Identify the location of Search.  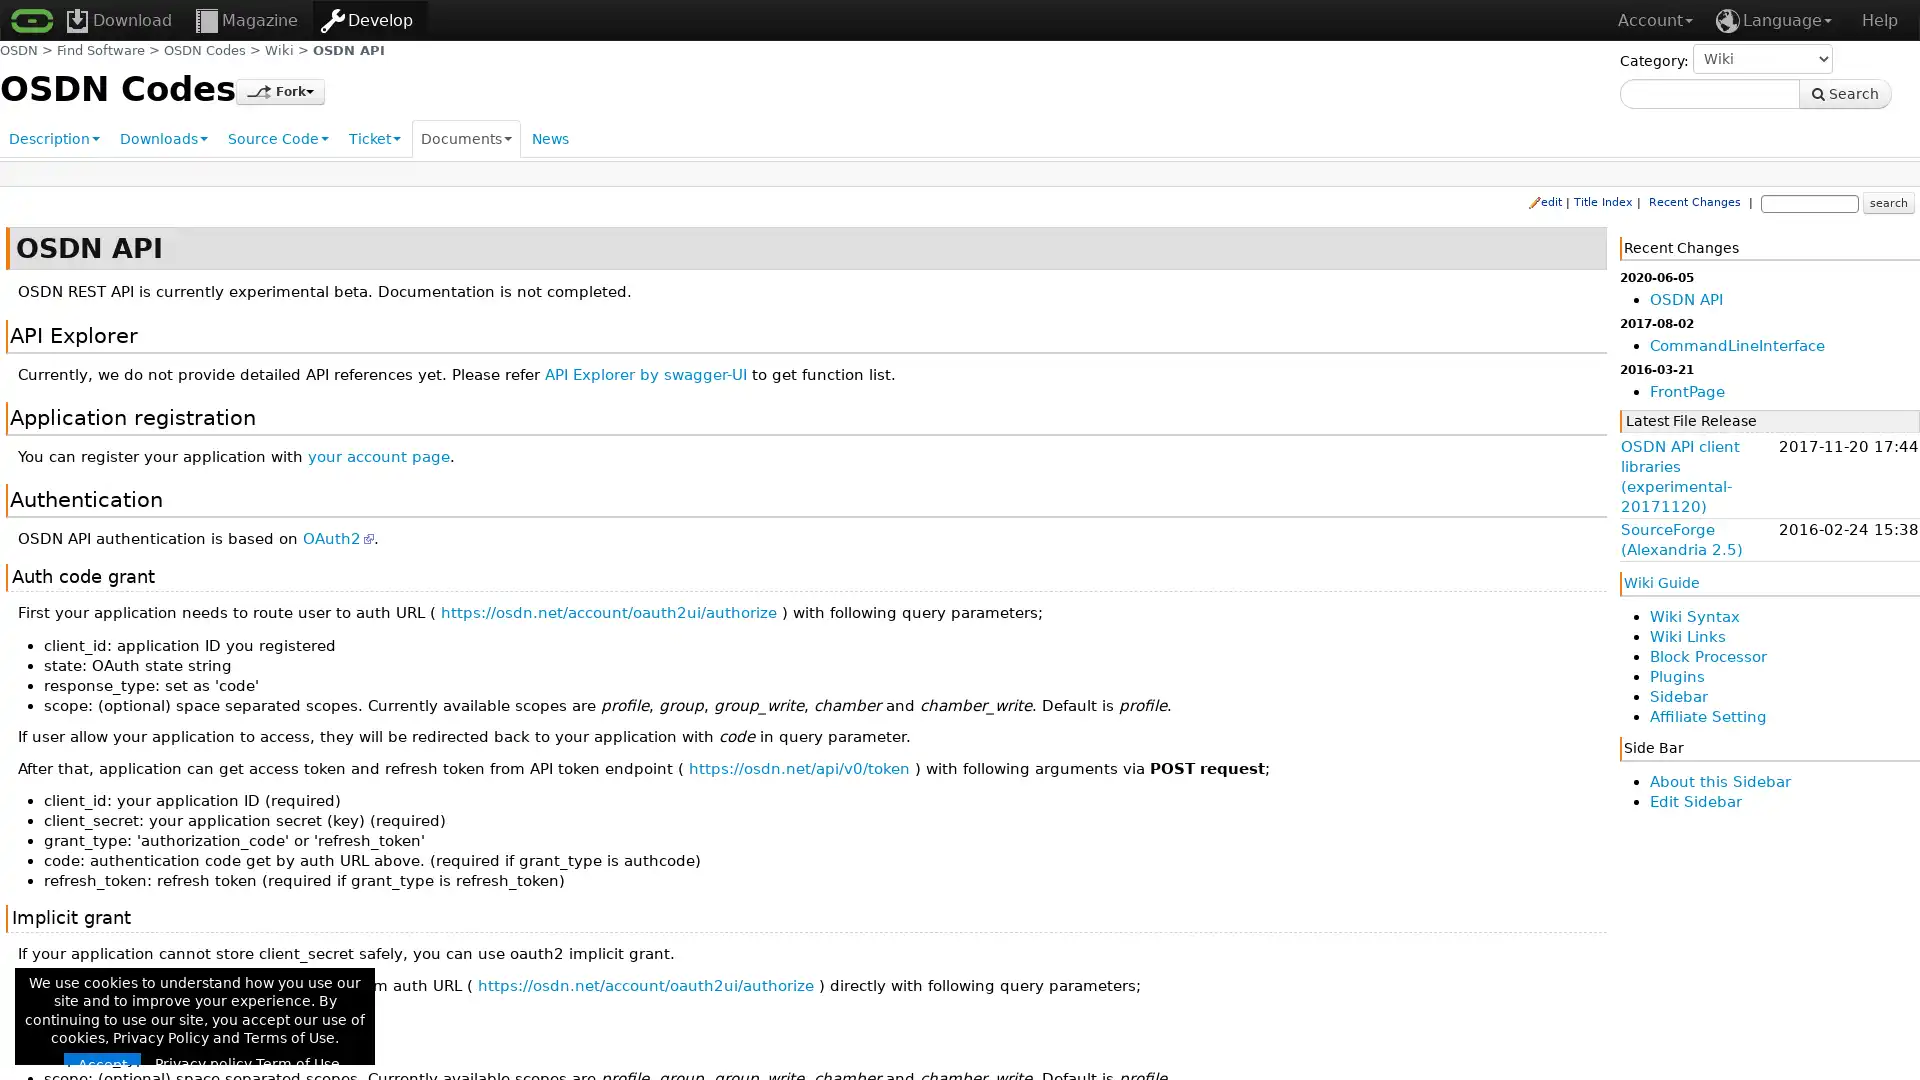
(1844, 93).